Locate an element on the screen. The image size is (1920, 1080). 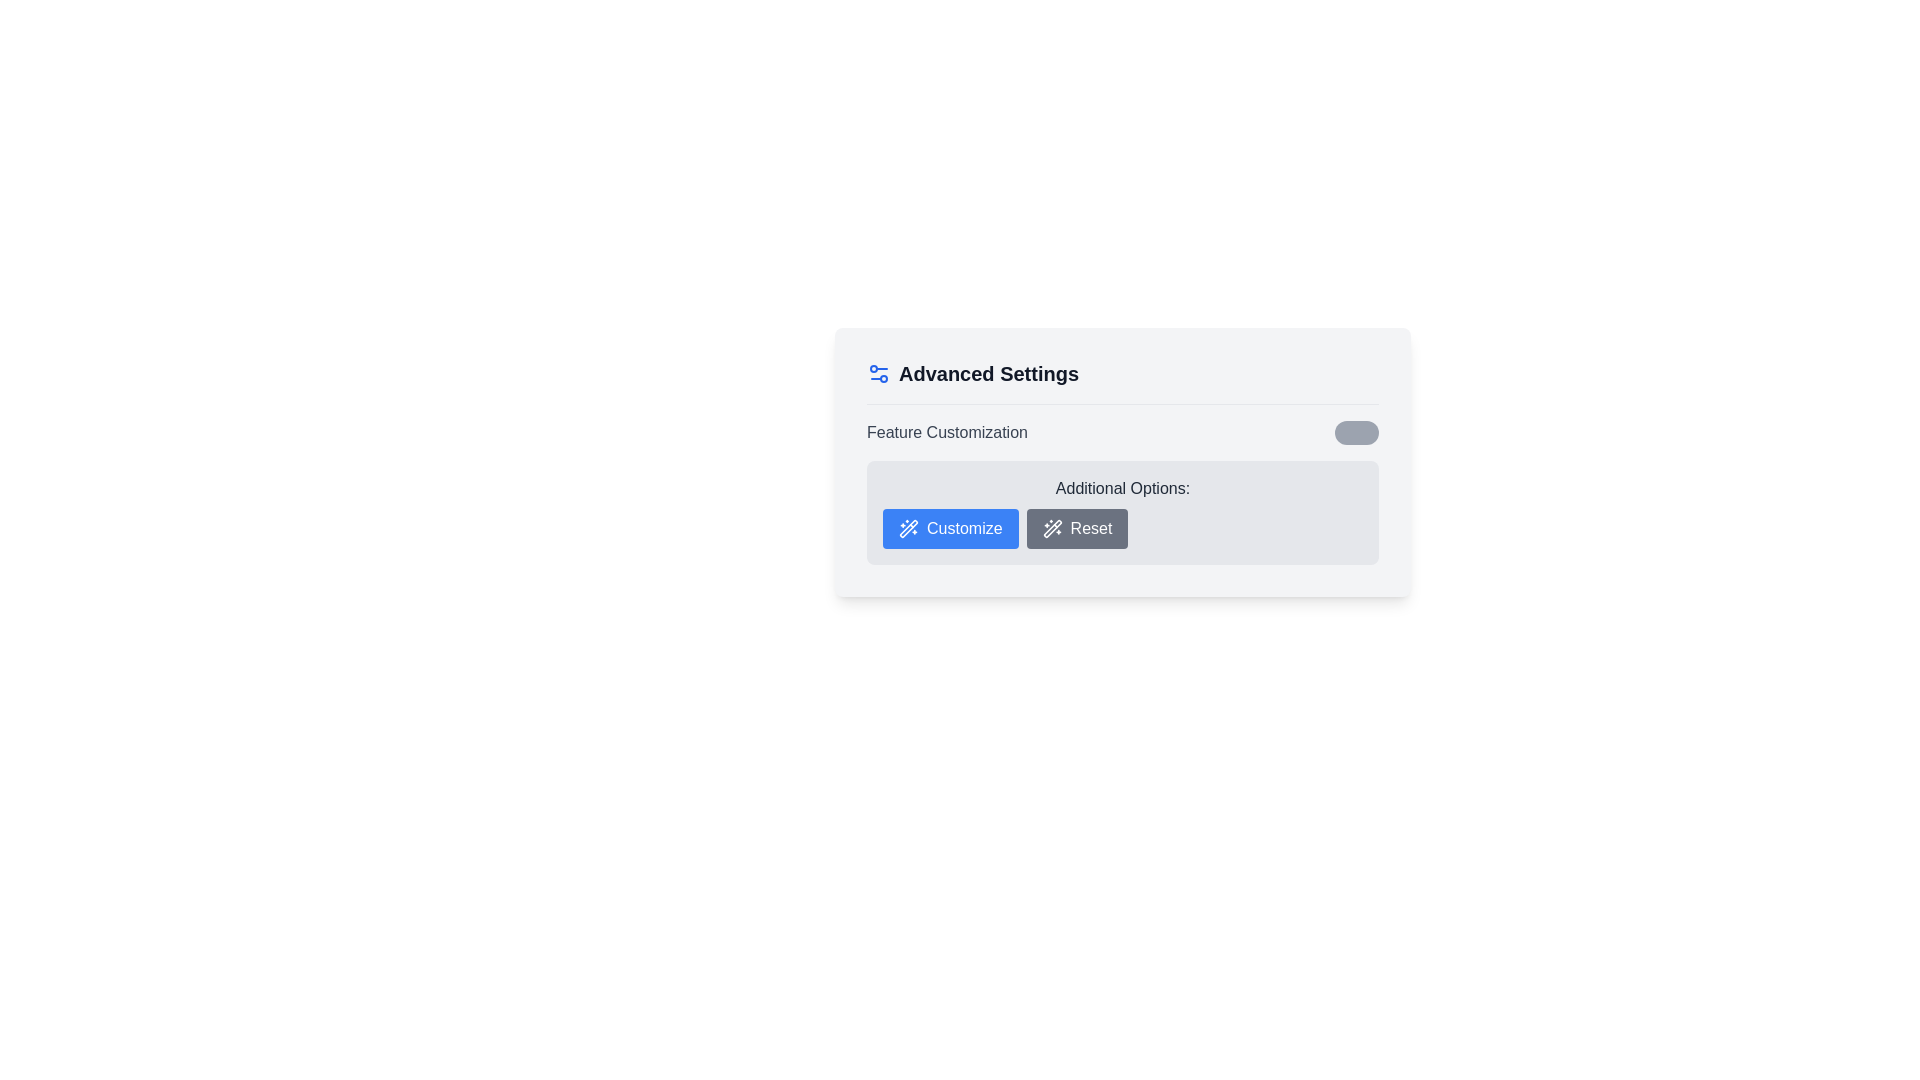
the 'Customize' button, which is represented by a wand icon with sparkles, located in the settings section of the interface is located at coordinates (907, 527).